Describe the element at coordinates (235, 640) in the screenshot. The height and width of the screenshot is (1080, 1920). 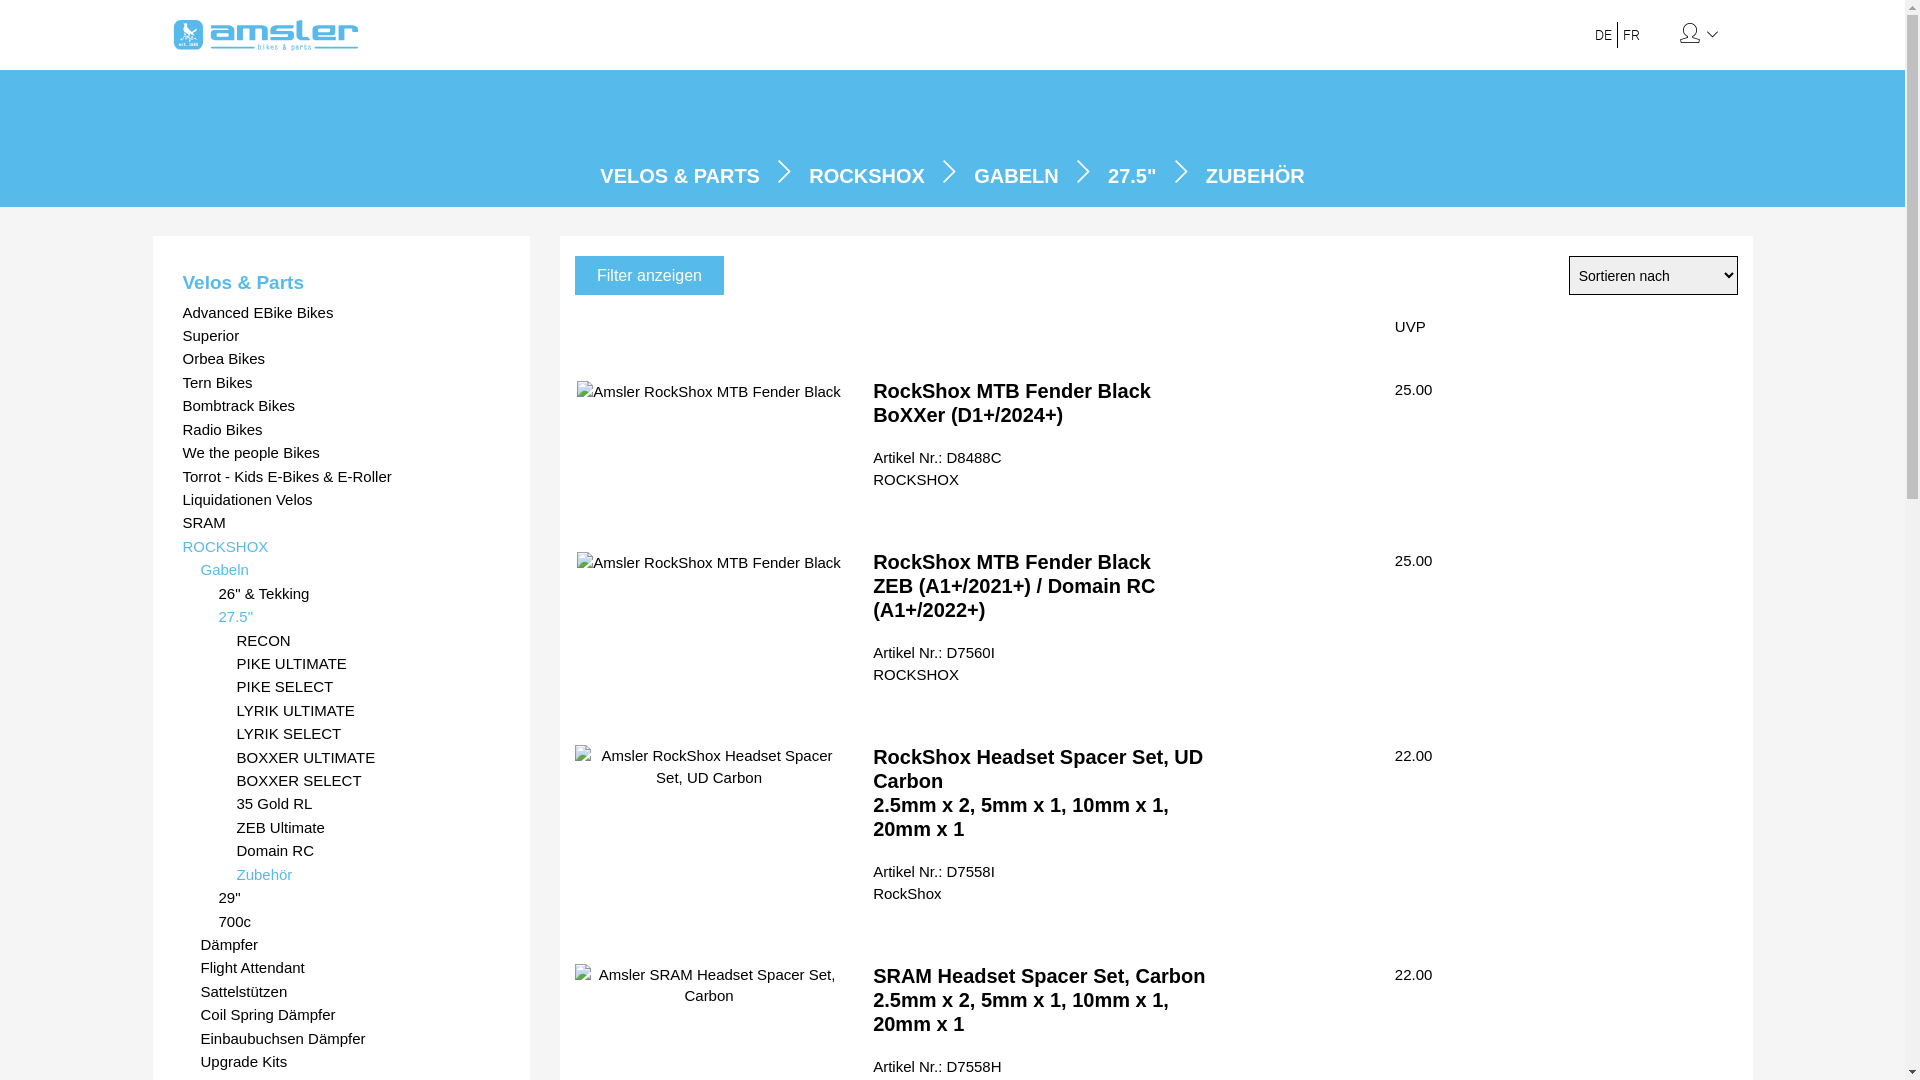
I see `'RECON'` at that location.